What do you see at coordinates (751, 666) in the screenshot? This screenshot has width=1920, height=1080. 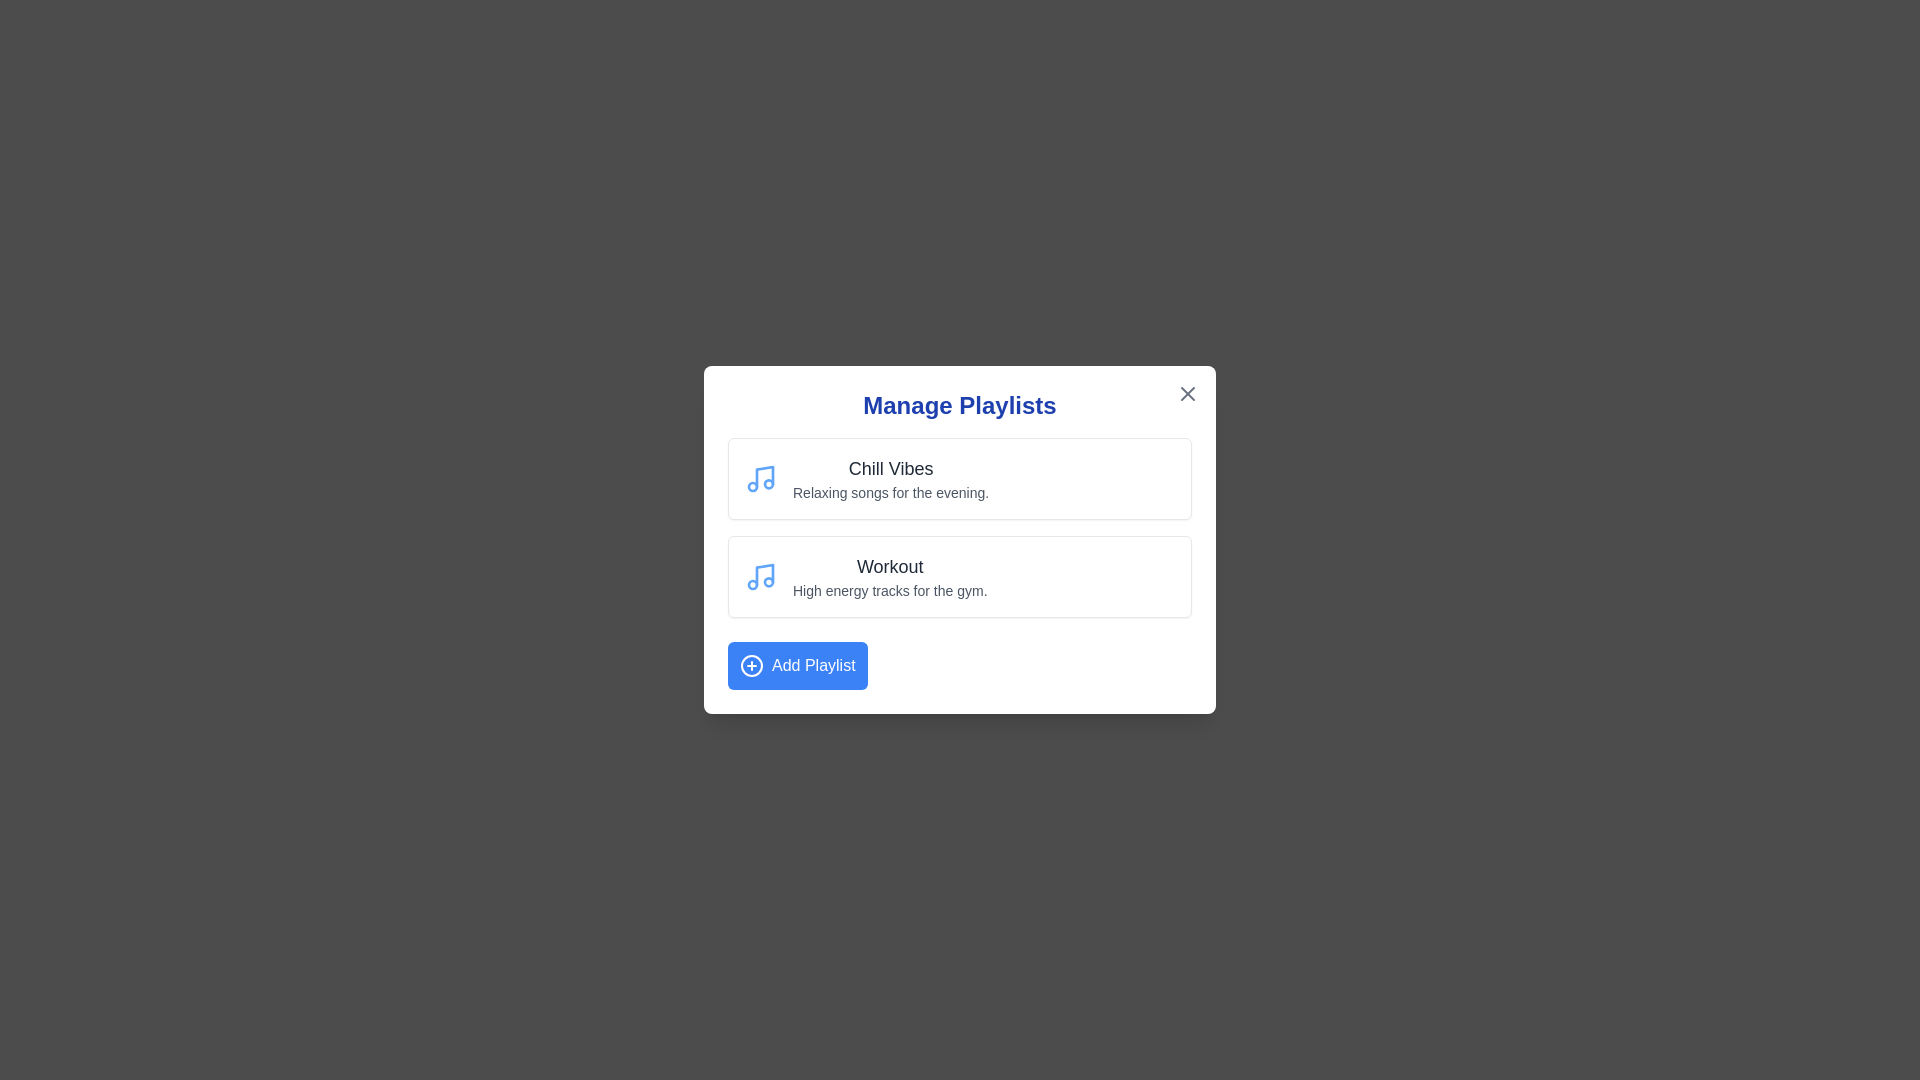 I see `the addition icon located inside the 'Add Playlist' button at the bottom-left side of its content area` at bounding box center [751, 666].